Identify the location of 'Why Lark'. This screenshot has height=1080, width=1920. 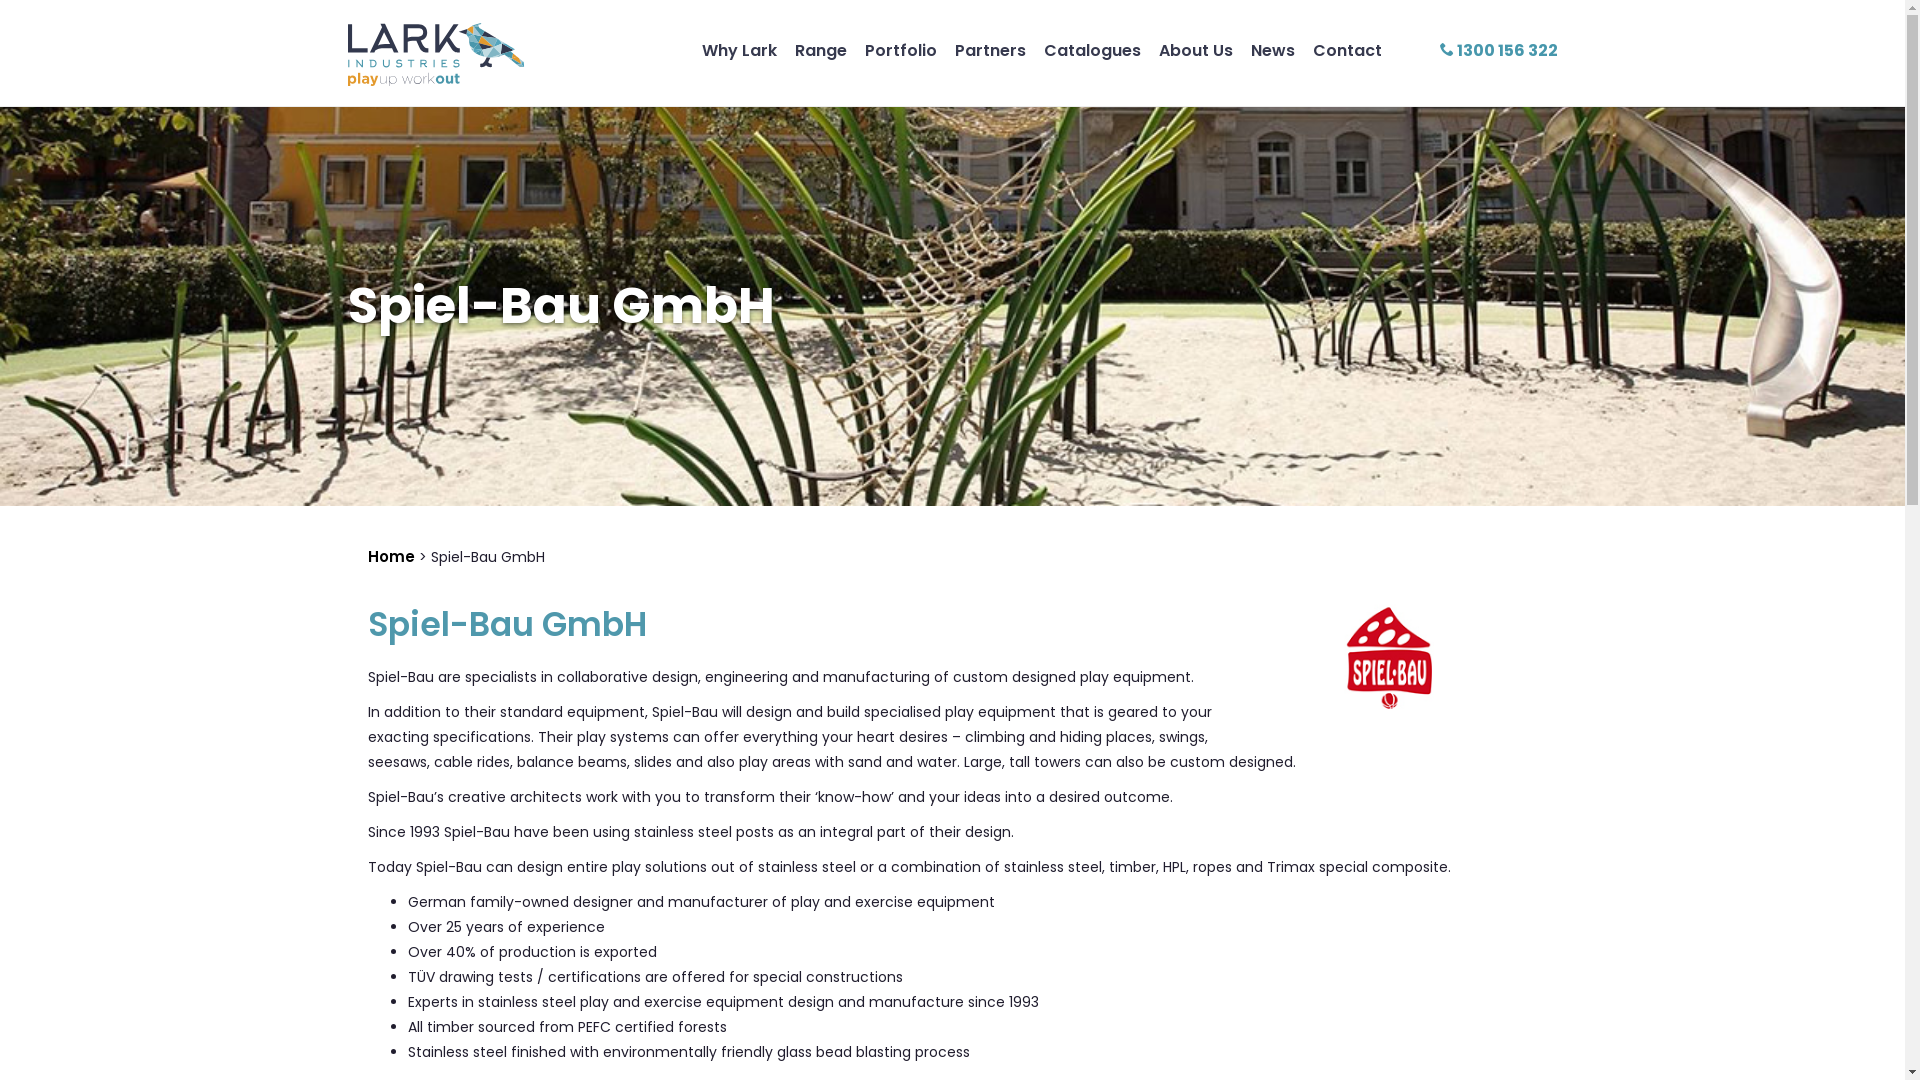
(738, 49).